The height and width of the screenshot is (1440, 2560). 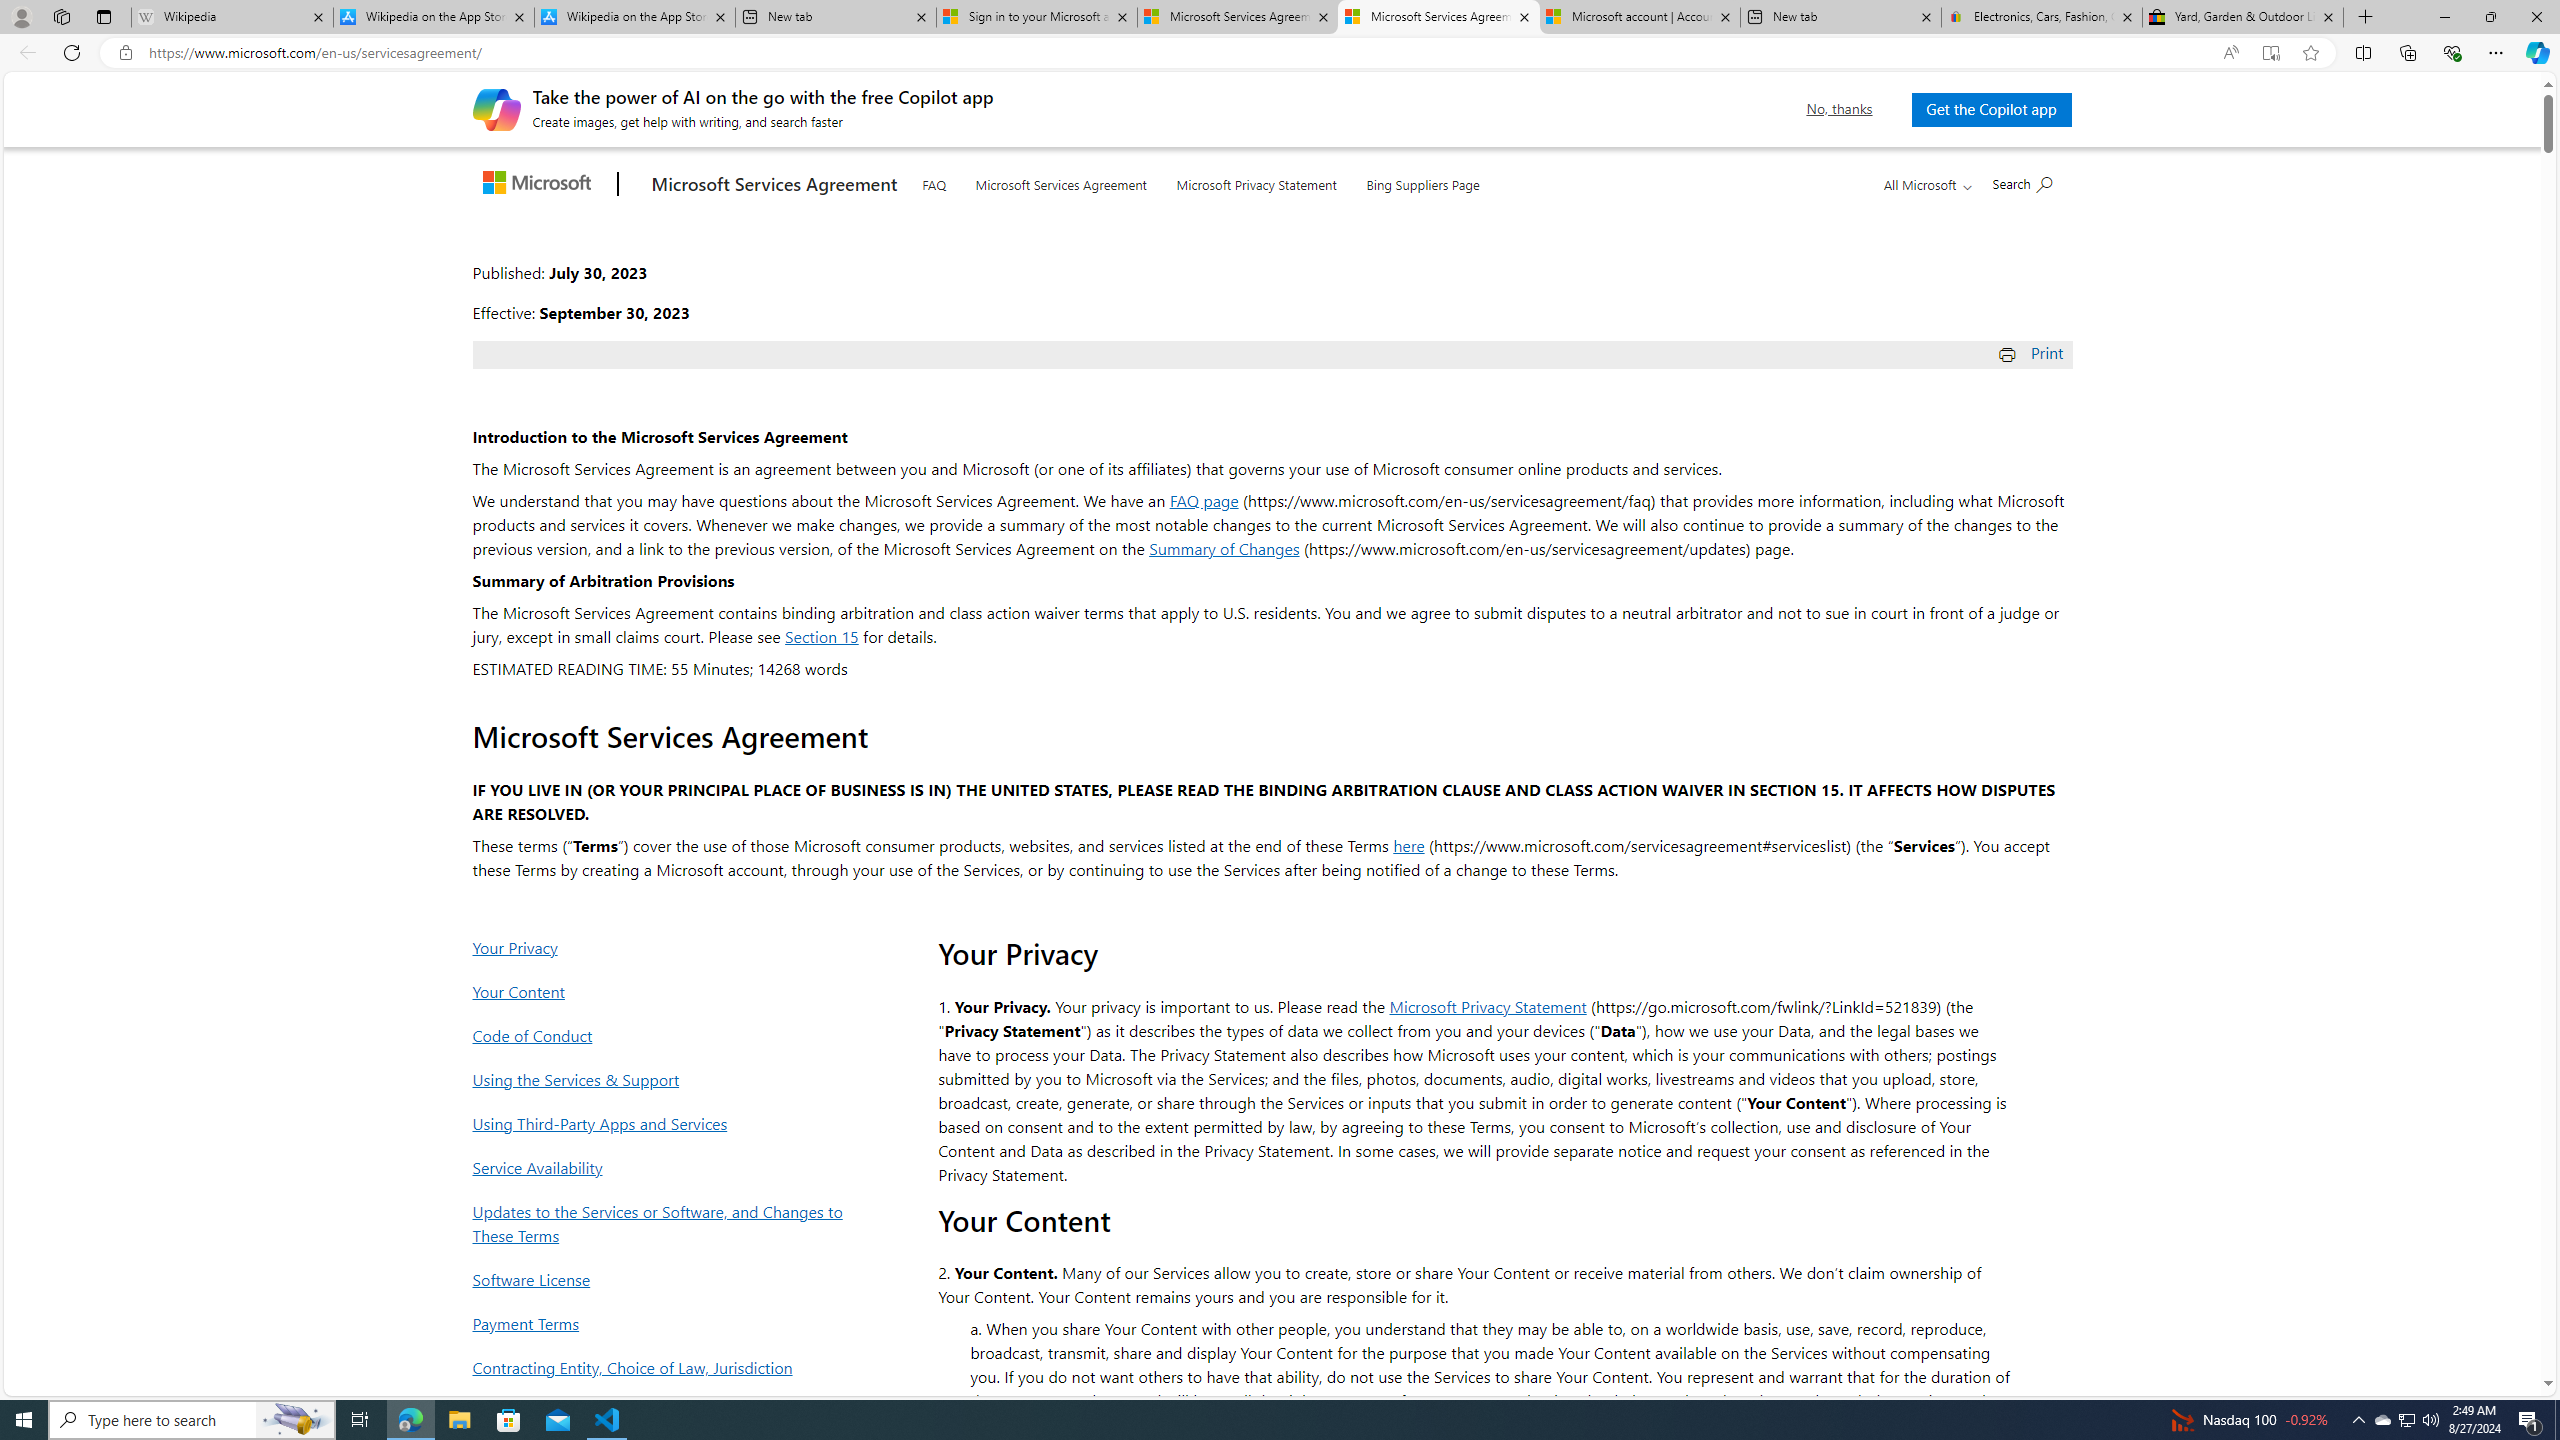 What do you see at coordinates (2270, 53) in the screenshot?
I see `'Enter Immersive Reader (F9)'` at bounding box center [2270, 53].